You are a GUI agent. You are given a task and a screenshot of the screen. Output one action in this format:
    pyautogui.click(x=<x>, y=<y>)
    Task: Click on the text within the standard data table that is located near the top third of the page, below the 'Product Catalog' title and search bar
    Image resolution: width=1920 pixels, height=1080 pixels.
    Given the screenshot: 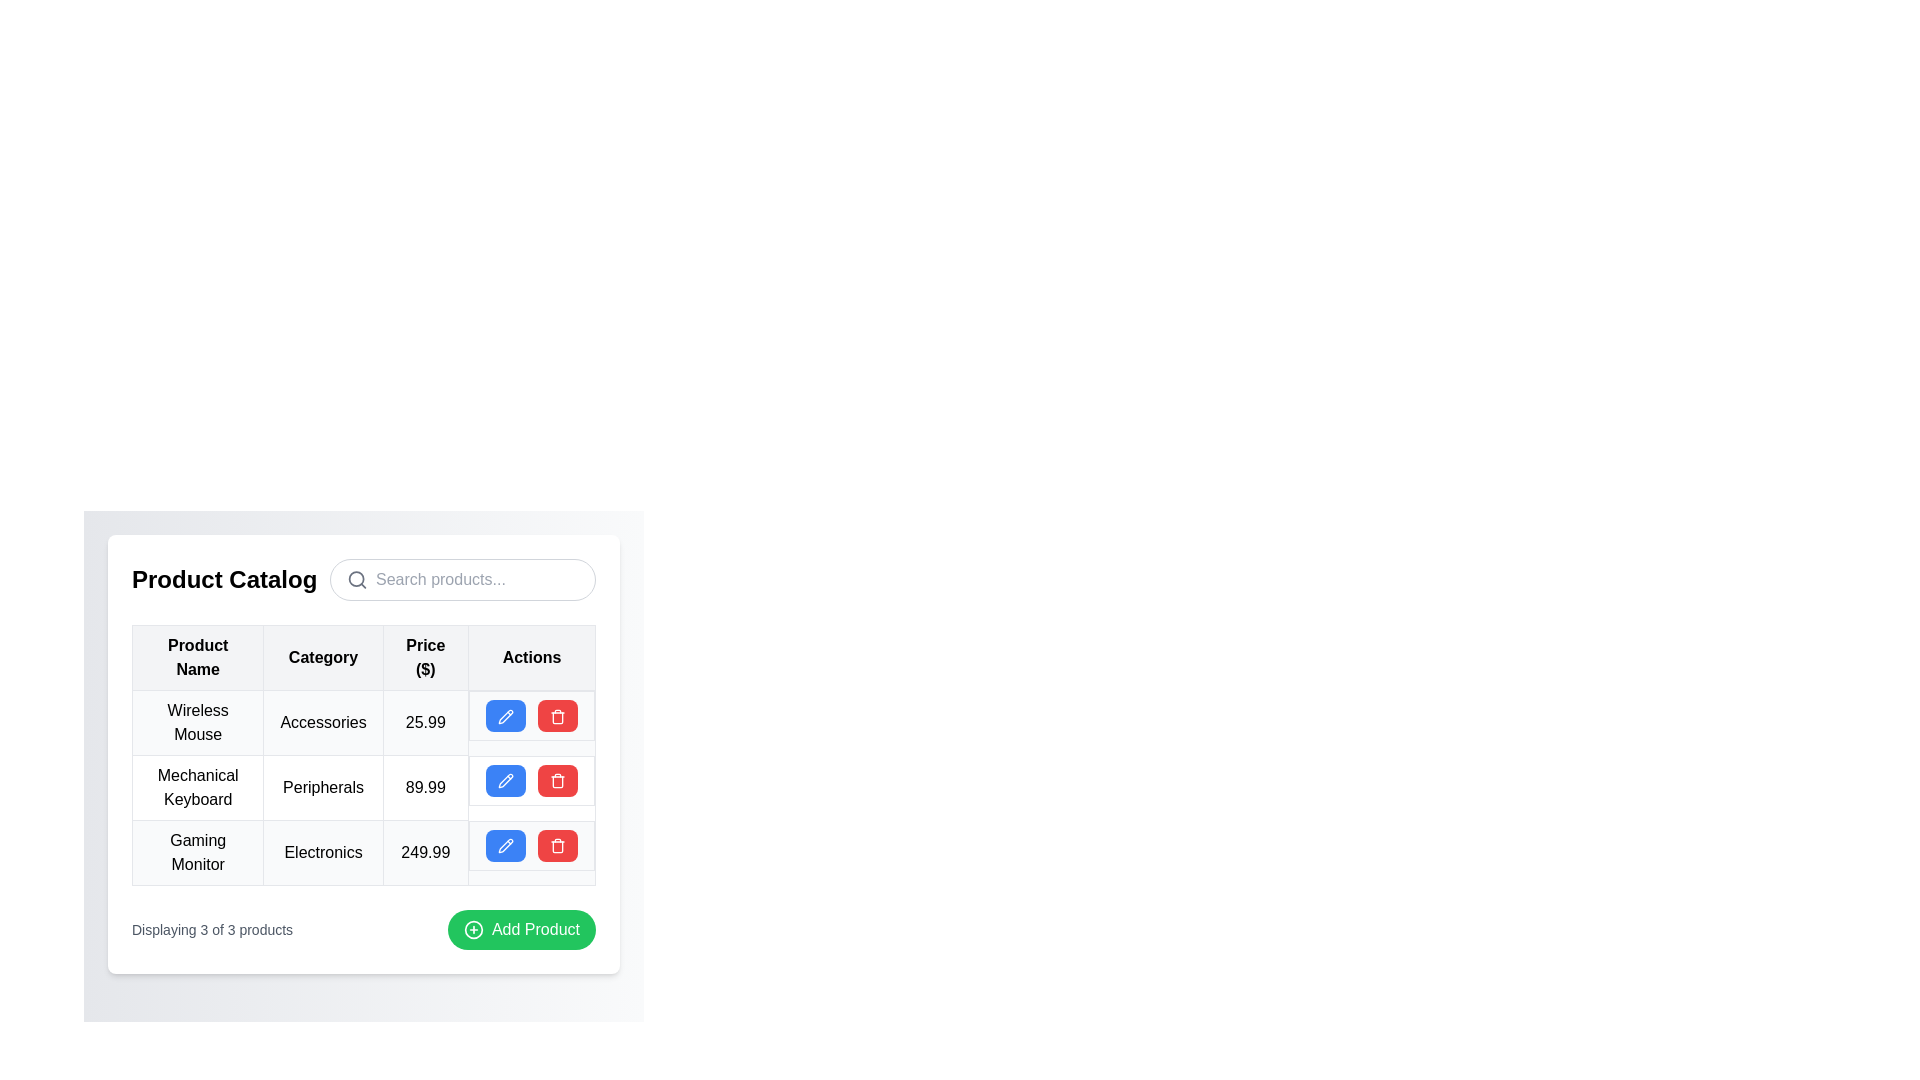 What is the action you would take?
    pyautogui.click(x=364, y=753)
    